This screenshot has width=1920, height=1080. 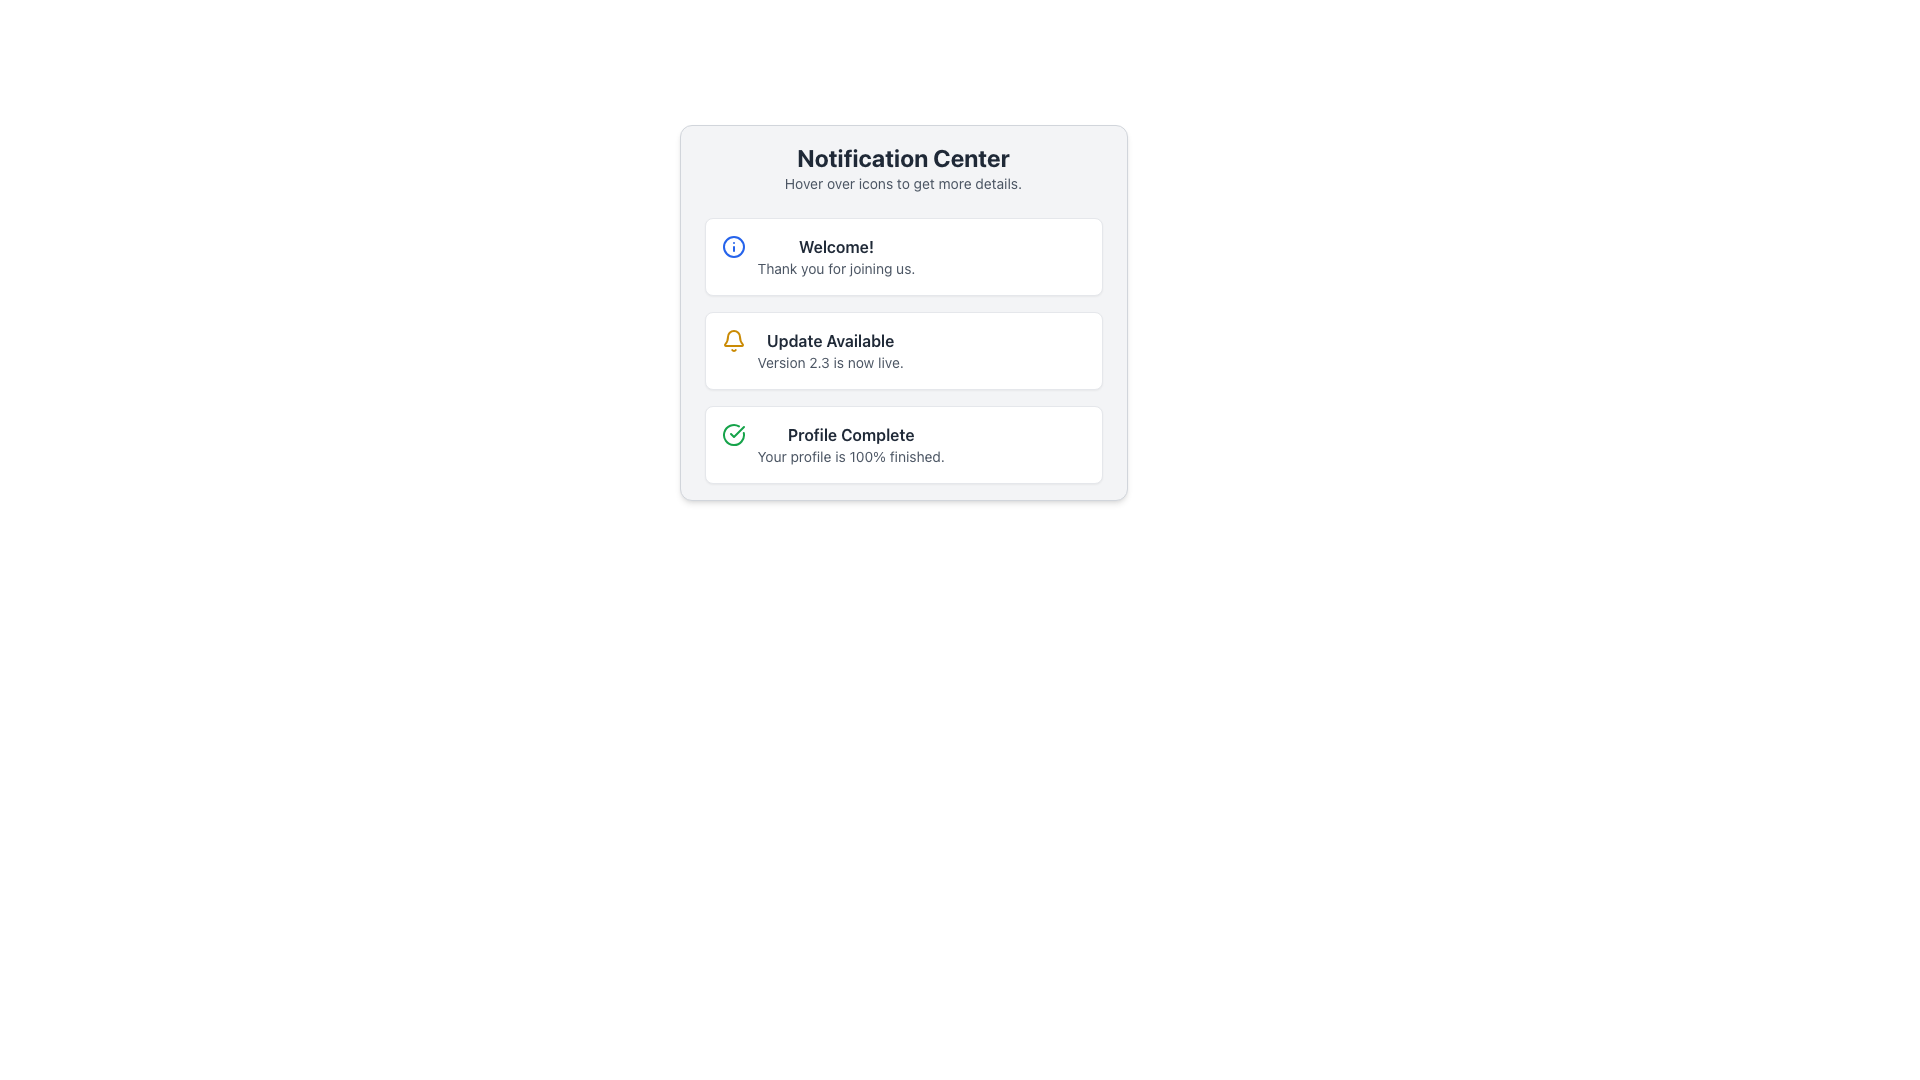 I want to click on static text element that displays 'Thank you for joining us.' located below the 'Welcome!' heading in the notification center, so click(x=836, y=268).